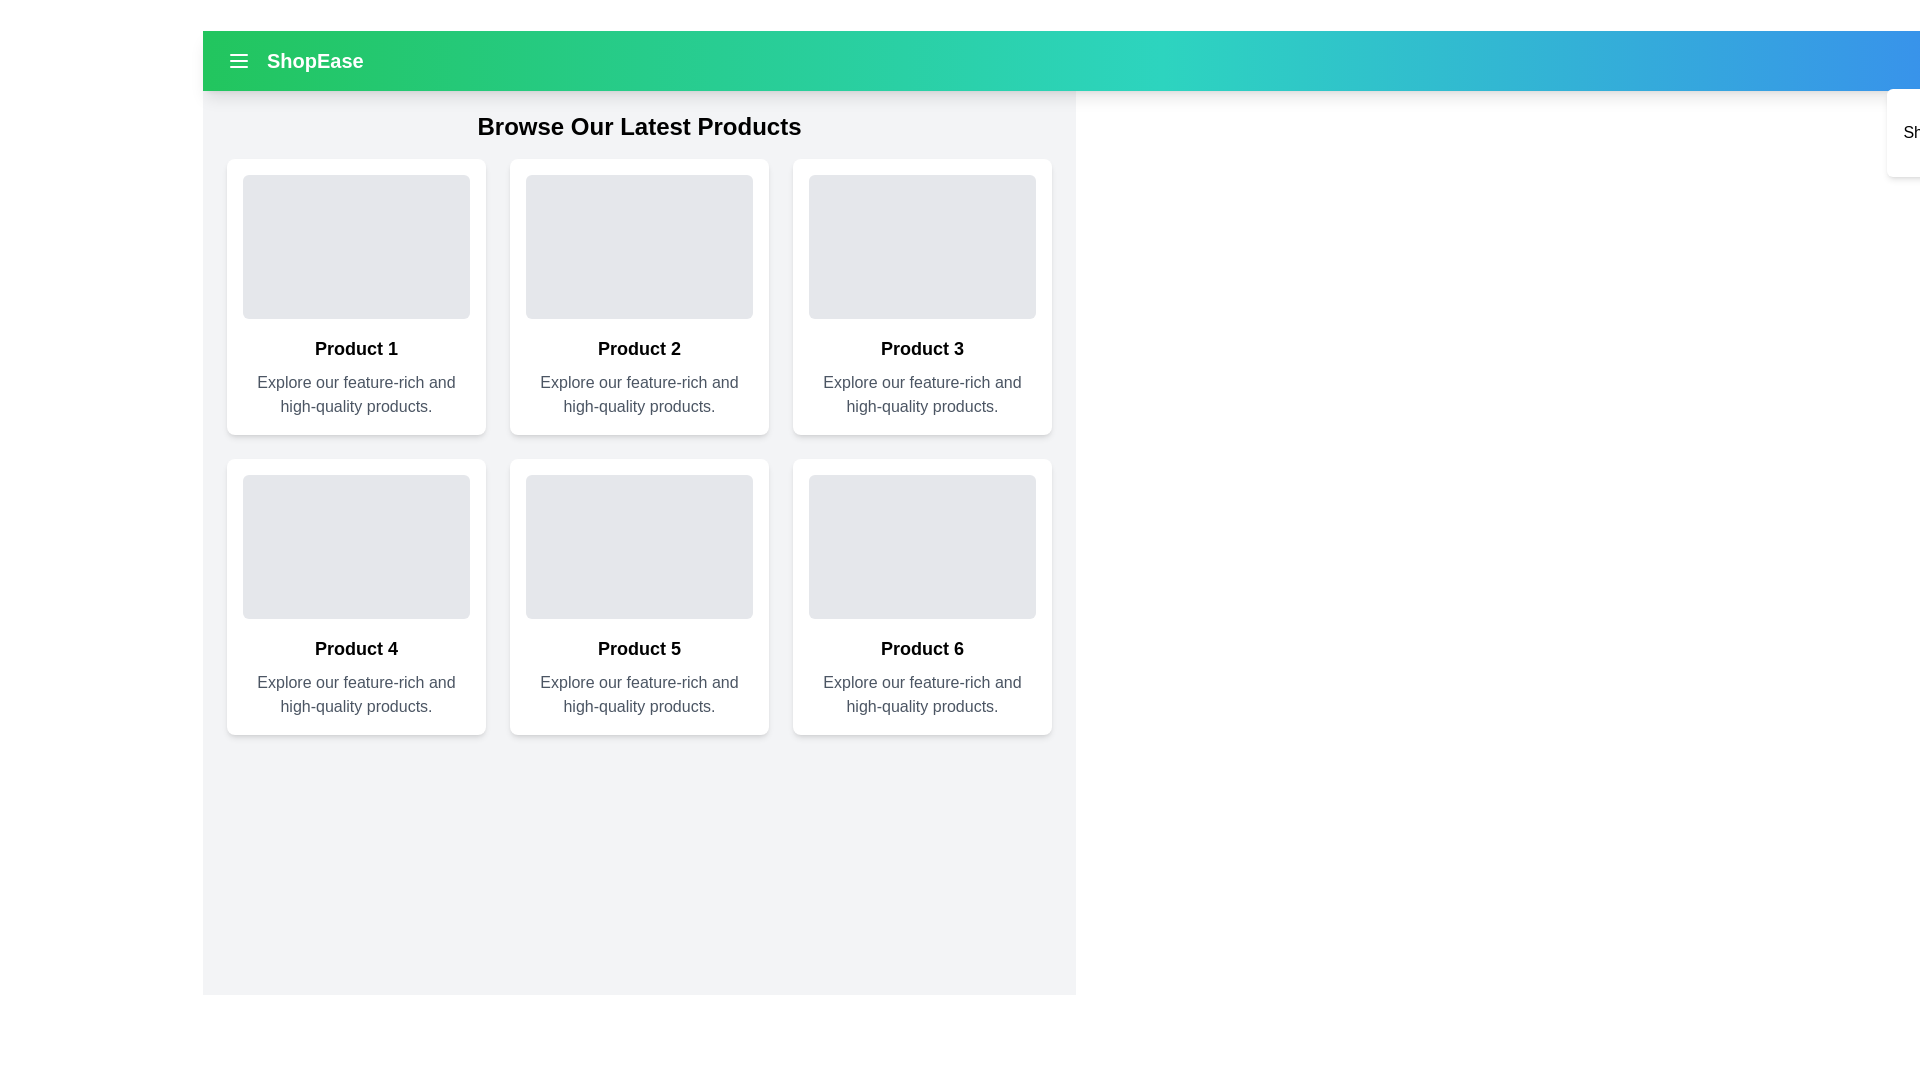 Image resolution: width=1920 pixels, height=1080 pixels. Describe the element at coordinates (638, 547) in the screenshot. I see `the rectangular gray area with rounded corners, which is the image placeholder in the top section of the card titled 'Product 5', located in the second row, second column of the product grid layout` at that location.